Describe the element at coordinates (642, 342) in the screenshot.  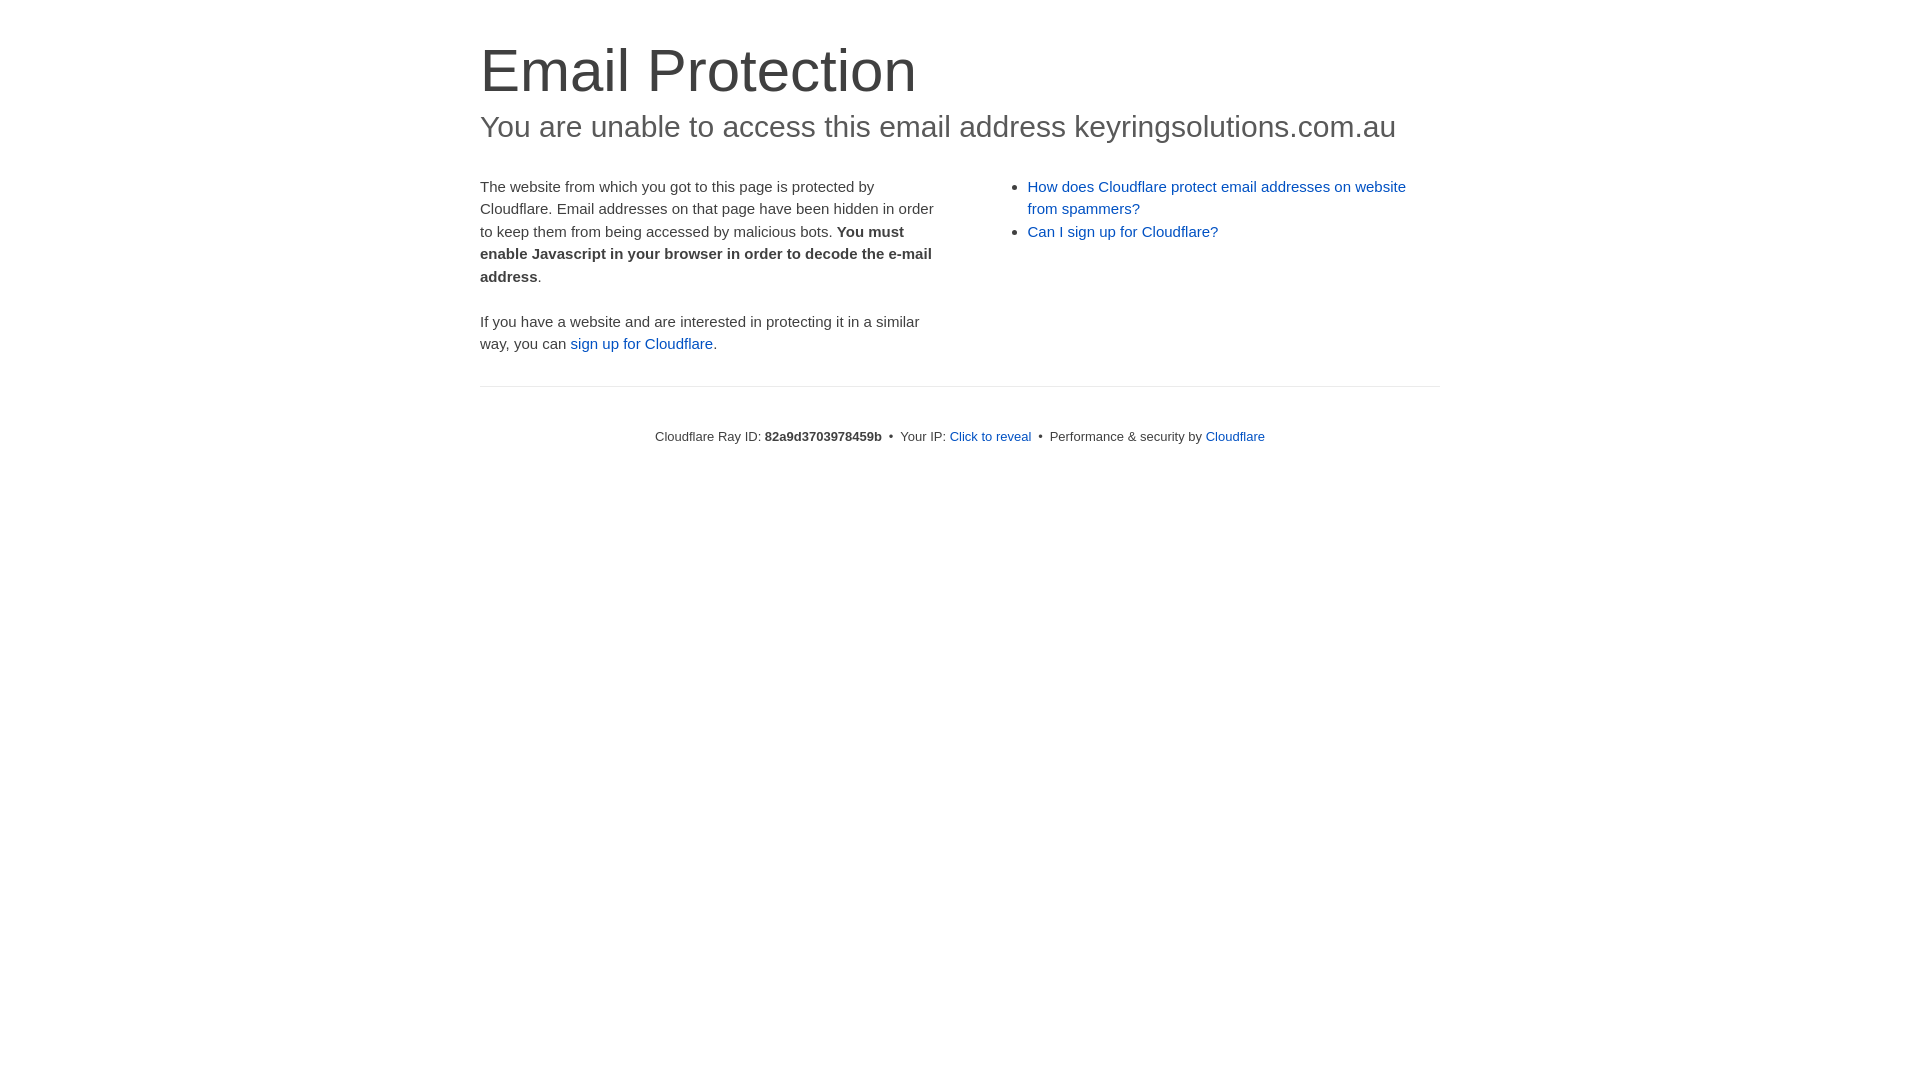
I see `'sign up for Cloudflare'` at that location.